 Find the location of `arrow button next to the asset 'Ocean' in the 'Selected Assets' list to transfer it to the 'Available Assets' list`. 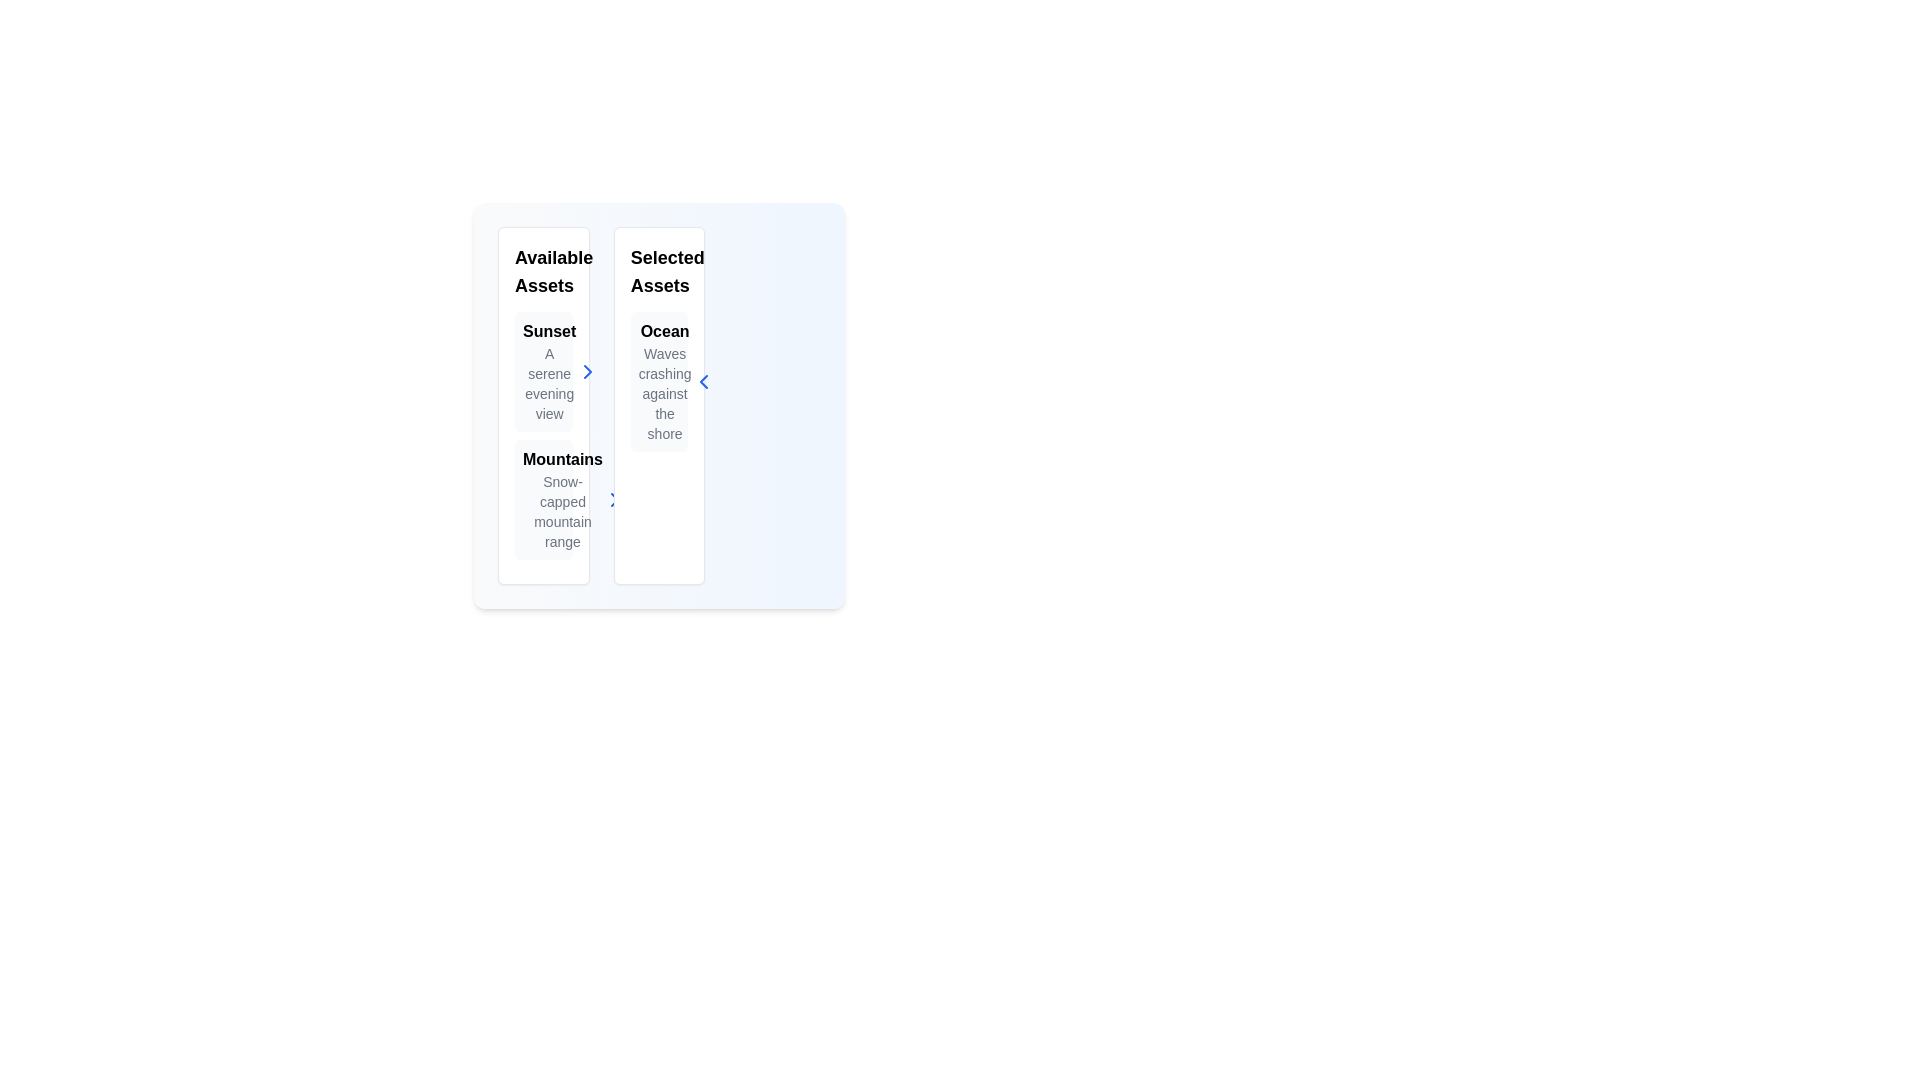

arrow button next to the asset 'Ocean' in the 'Selected Assets' list to transfer it to the 'Available Assets' list is located at coordinates (703, 381).